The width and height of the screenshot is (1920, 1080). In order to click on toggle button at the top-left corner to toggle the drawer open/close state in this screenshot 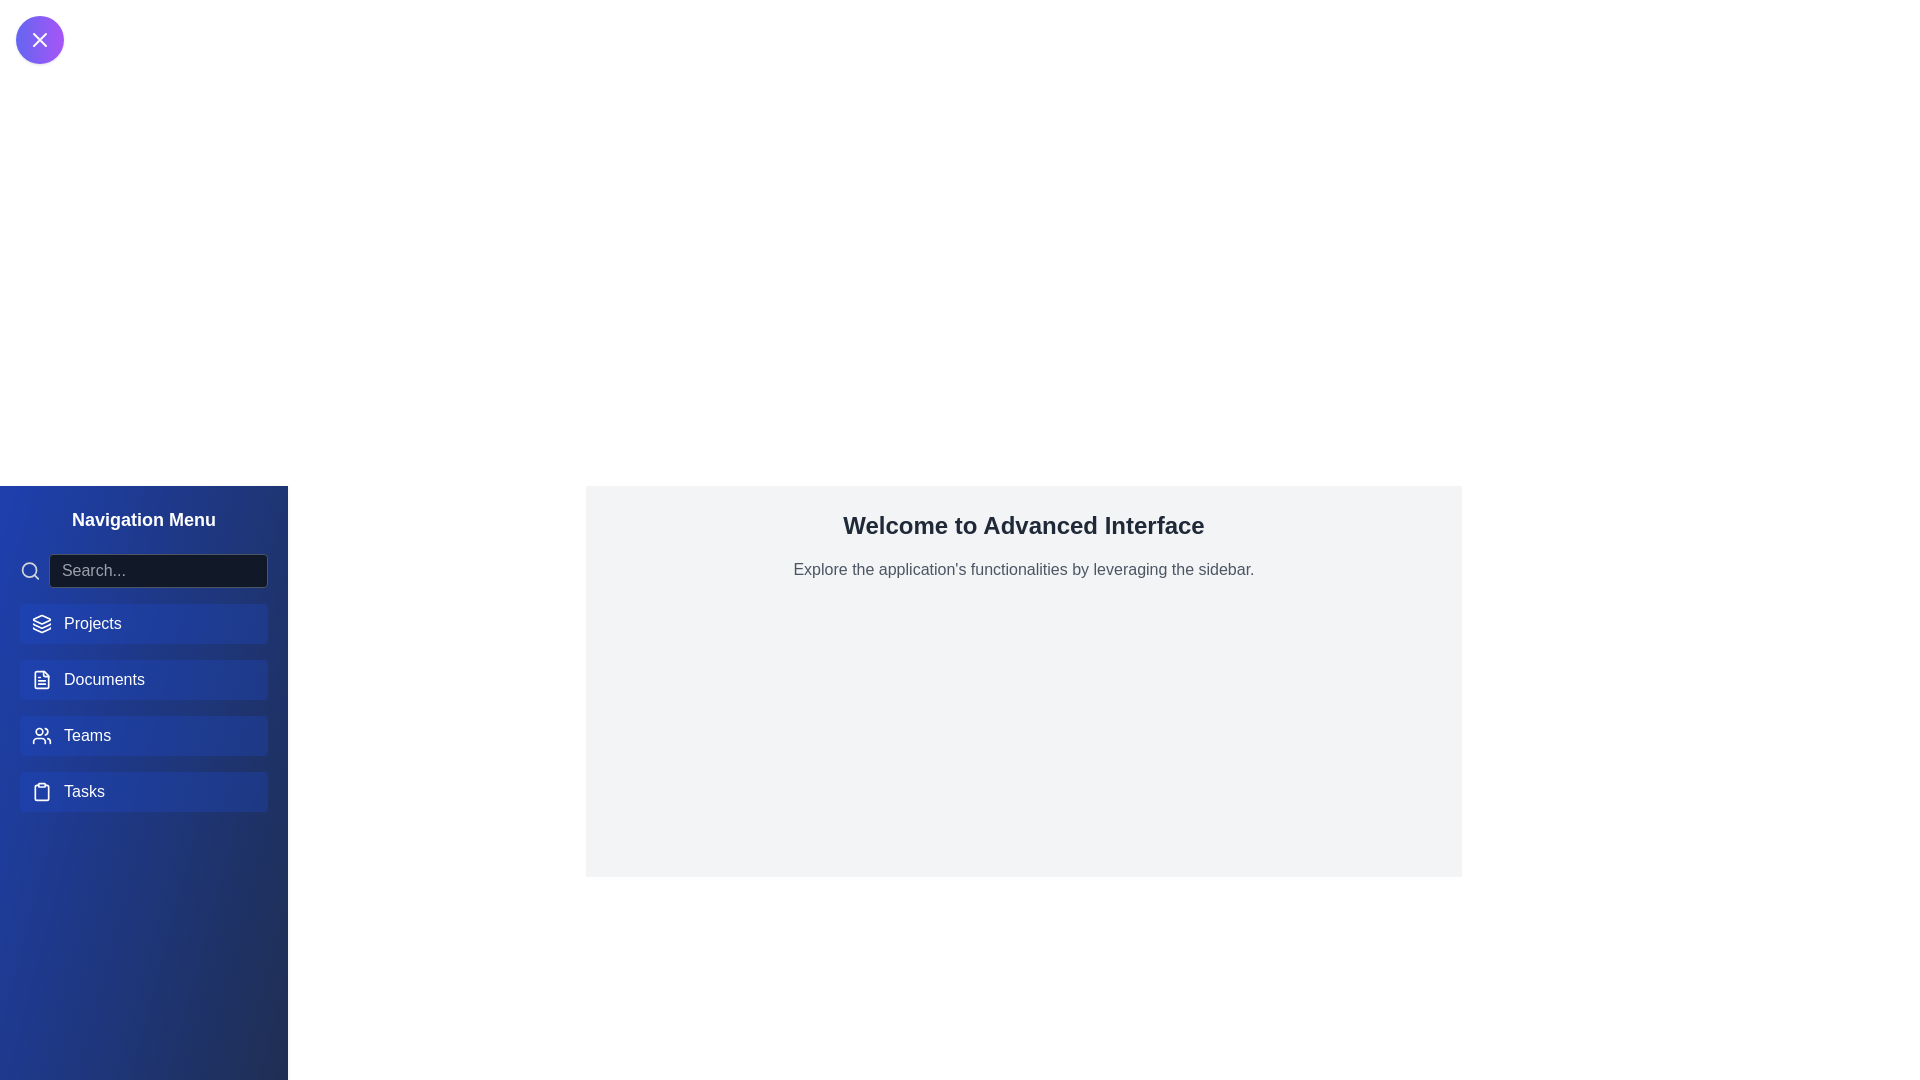, I will do `click(39, 39)`.